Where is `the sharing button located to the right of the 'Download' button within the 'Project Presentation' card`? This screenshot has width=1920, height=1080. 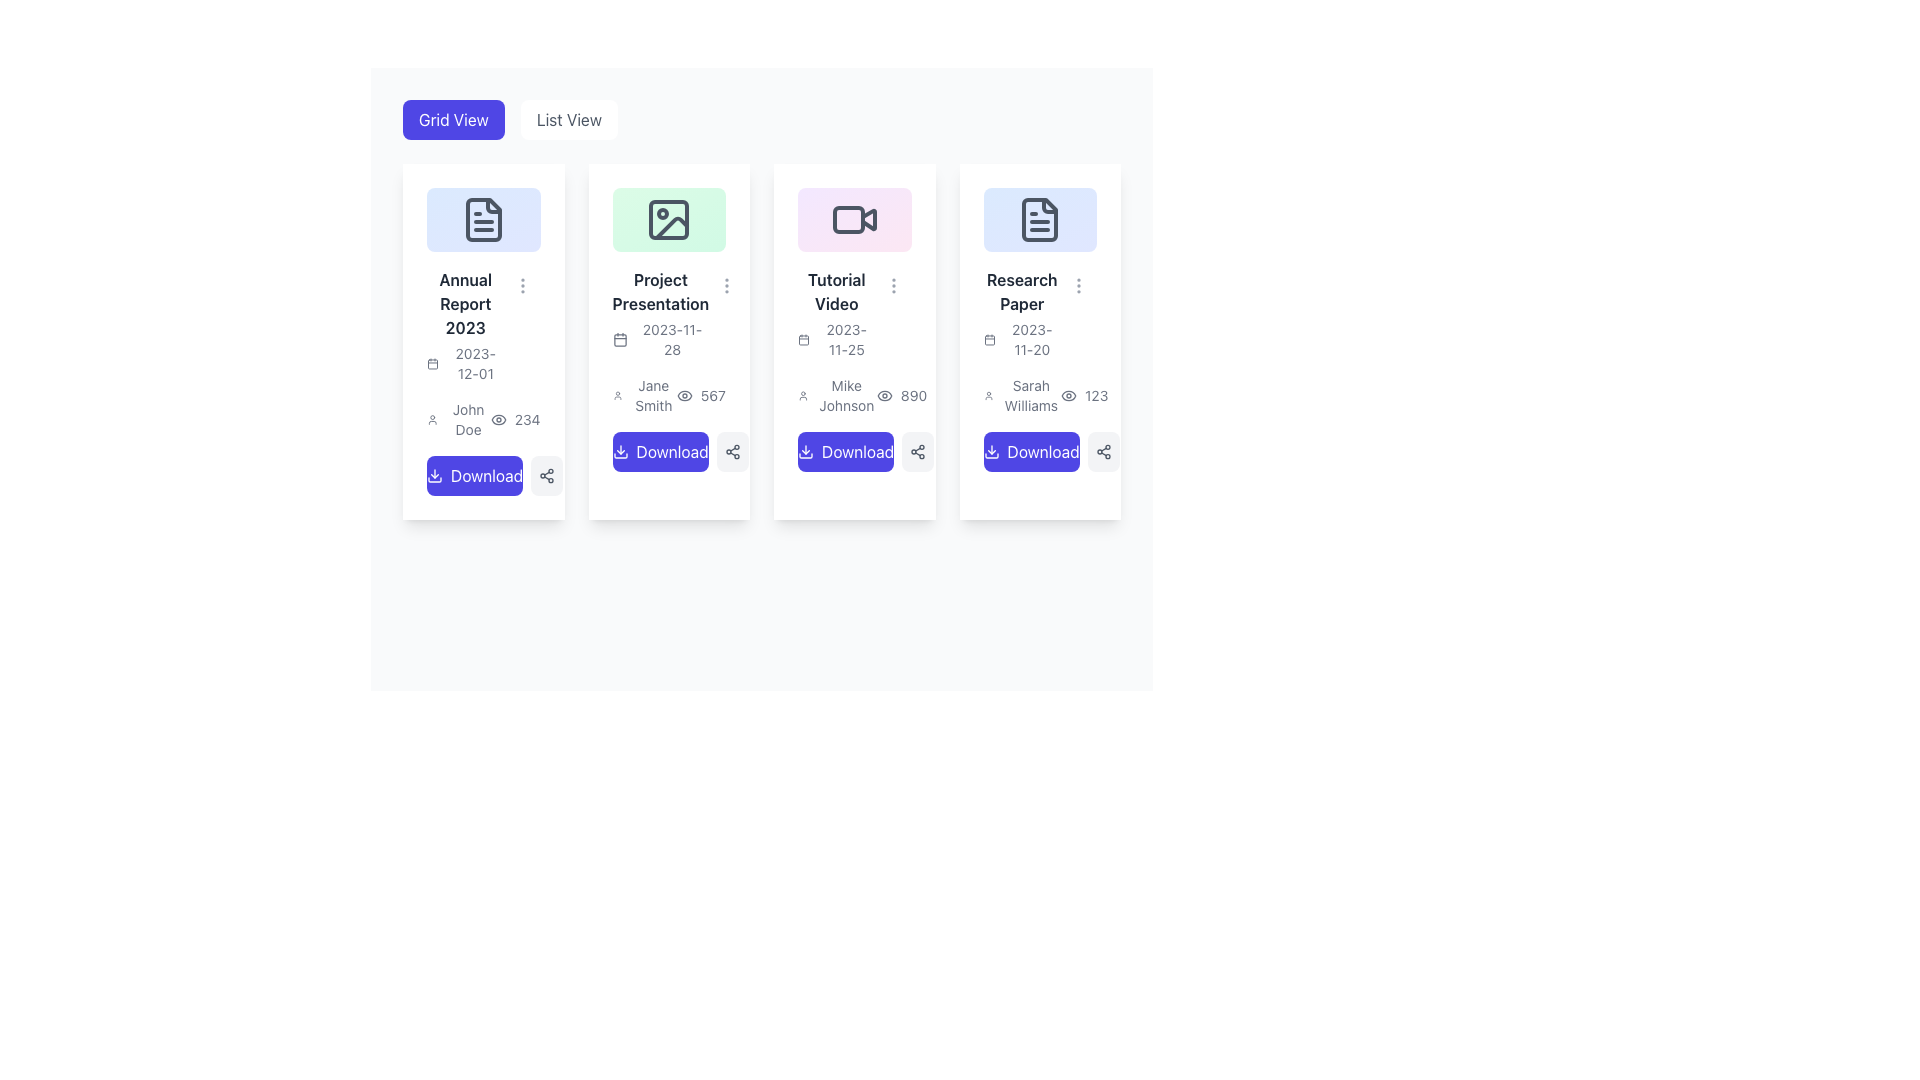 the sharing button located to the right of the 'Download' button within the 'Project Presentation' card is located at coordinates (731, 451).